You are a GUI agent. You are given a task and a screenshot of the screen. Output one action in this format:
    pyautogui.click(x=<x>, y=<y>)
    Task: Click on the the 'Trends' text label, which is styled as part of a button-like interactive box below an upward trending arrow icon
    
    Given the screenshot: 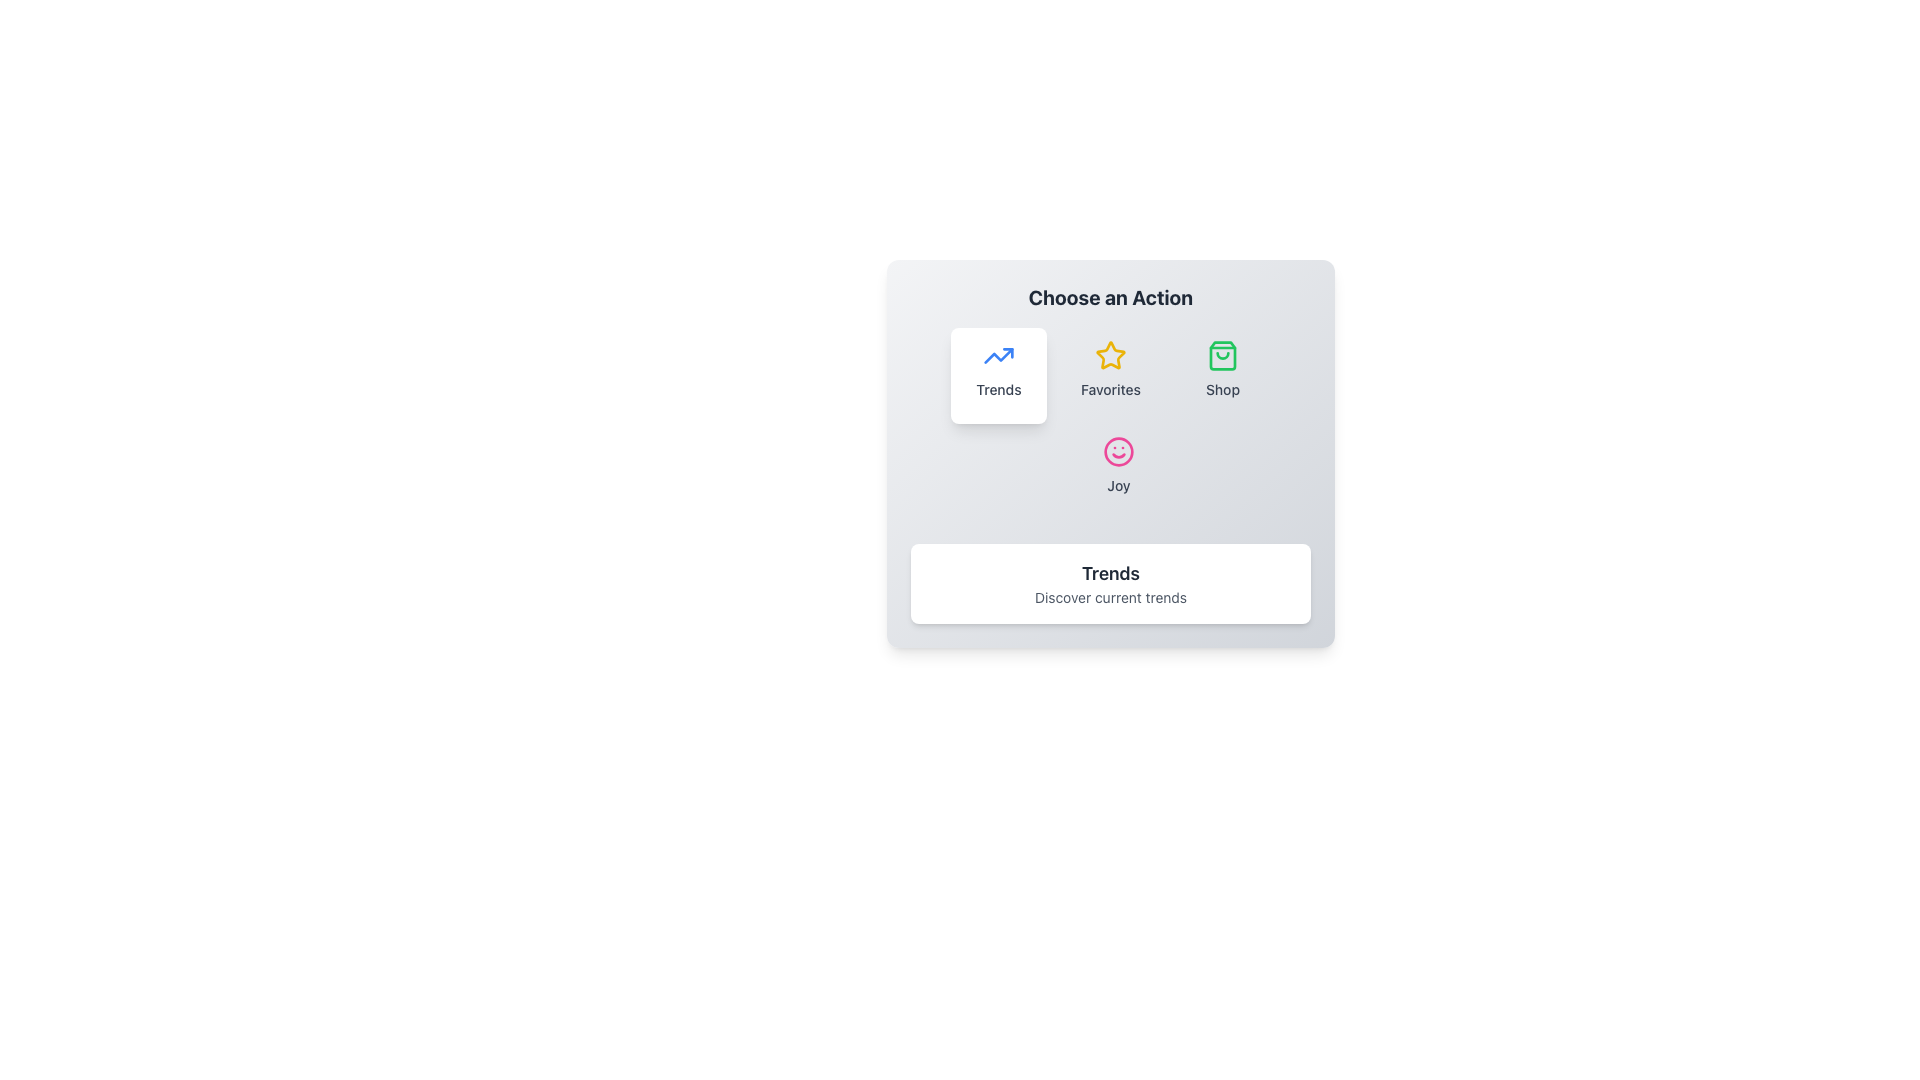 What is the action you would take?
    pyautogui.click(x=998, y=389)
    